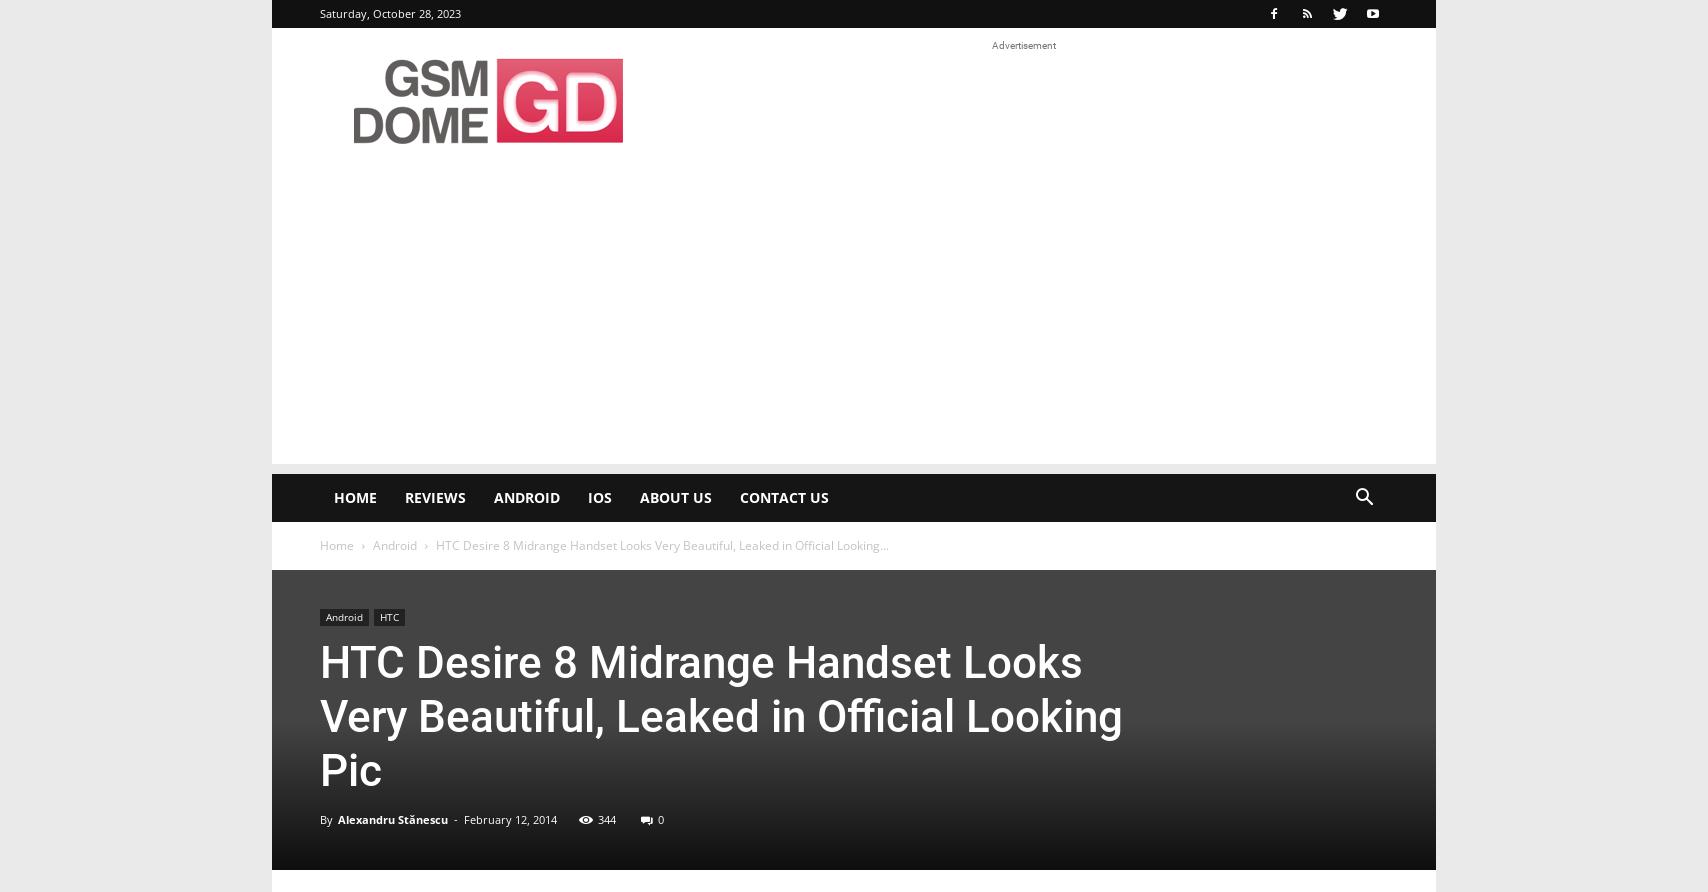  What do you see at coordinates (510, 818) in the screenshot?
I see `'February 12, 2014'` at bounding box center [510, 818].